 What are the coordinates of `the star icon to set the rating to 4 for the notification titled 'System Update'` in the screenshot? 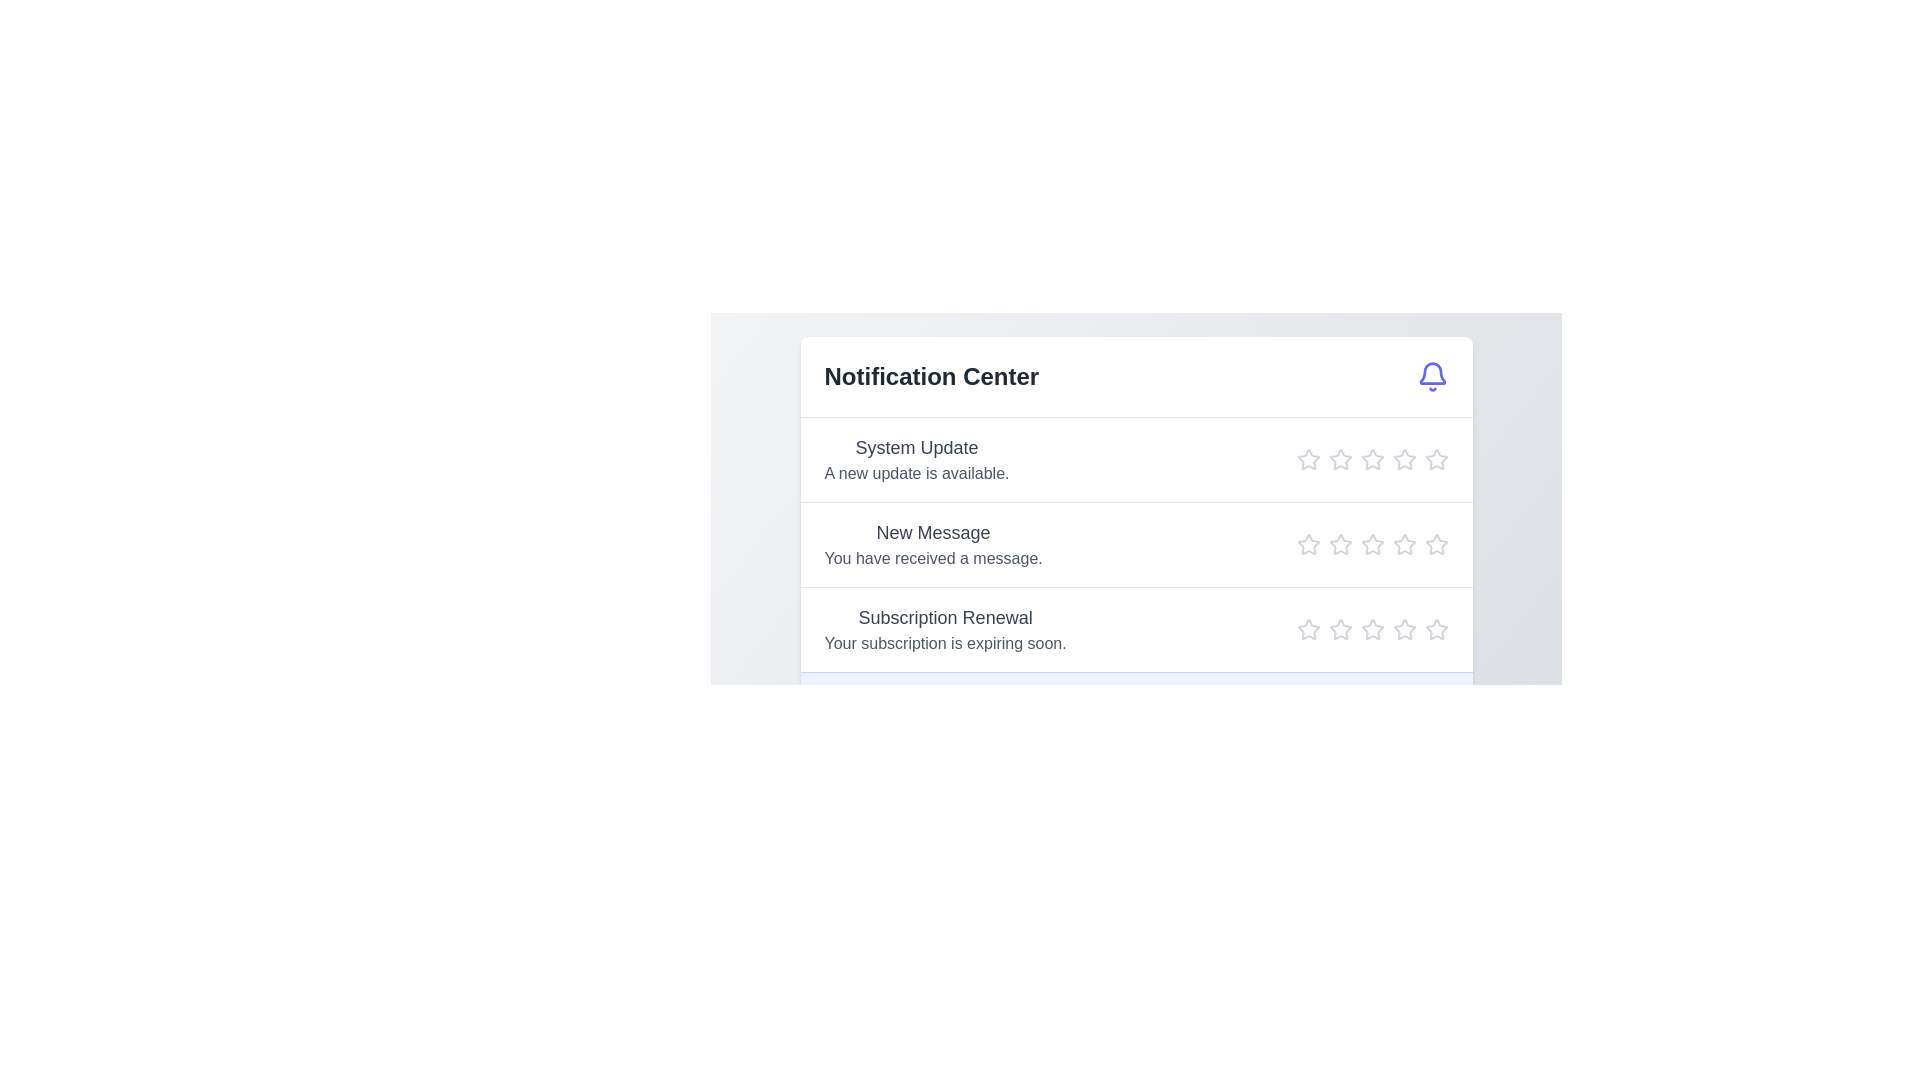 It's located at (1403, 459).